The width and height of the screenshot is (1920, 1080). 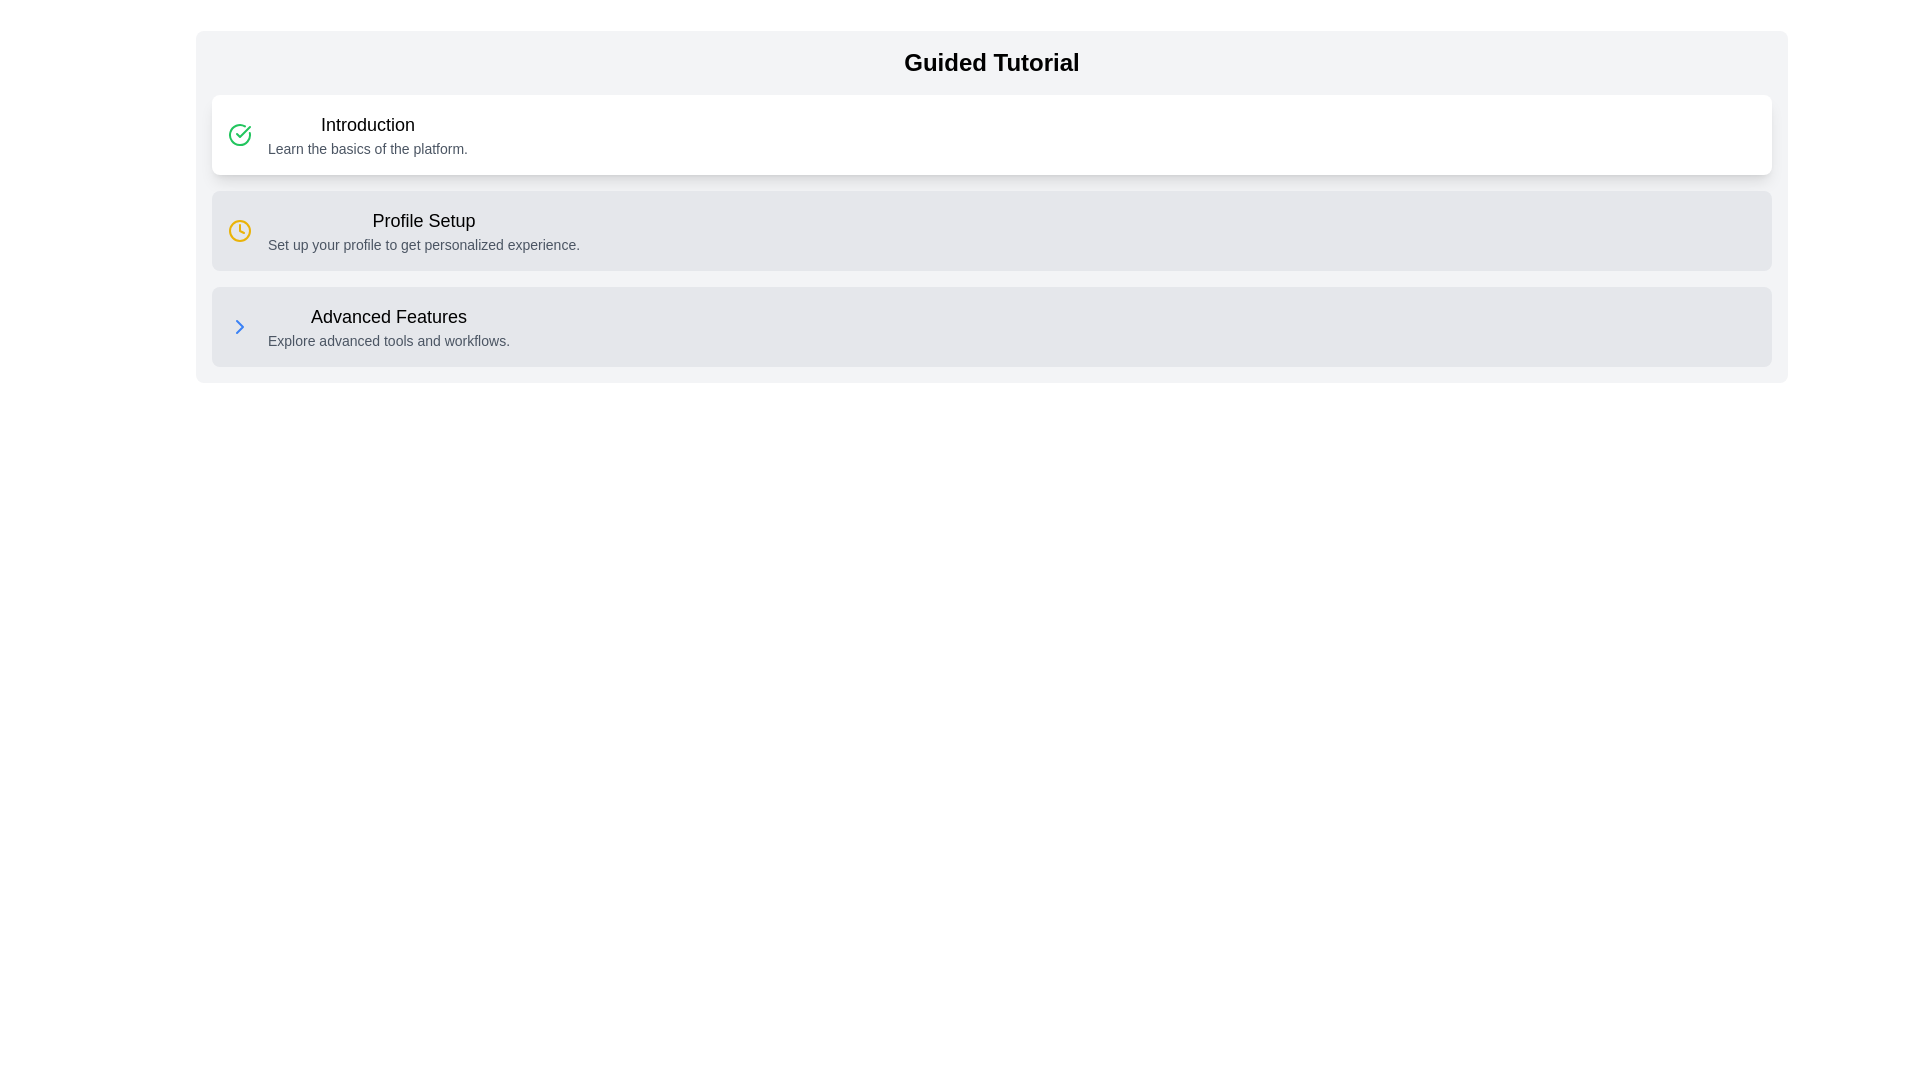 I want to click on the title text element that serves as the heading for the tutorial section, positioned above the description 'Learn the basics of the platform.', so click(x=368, y=124).